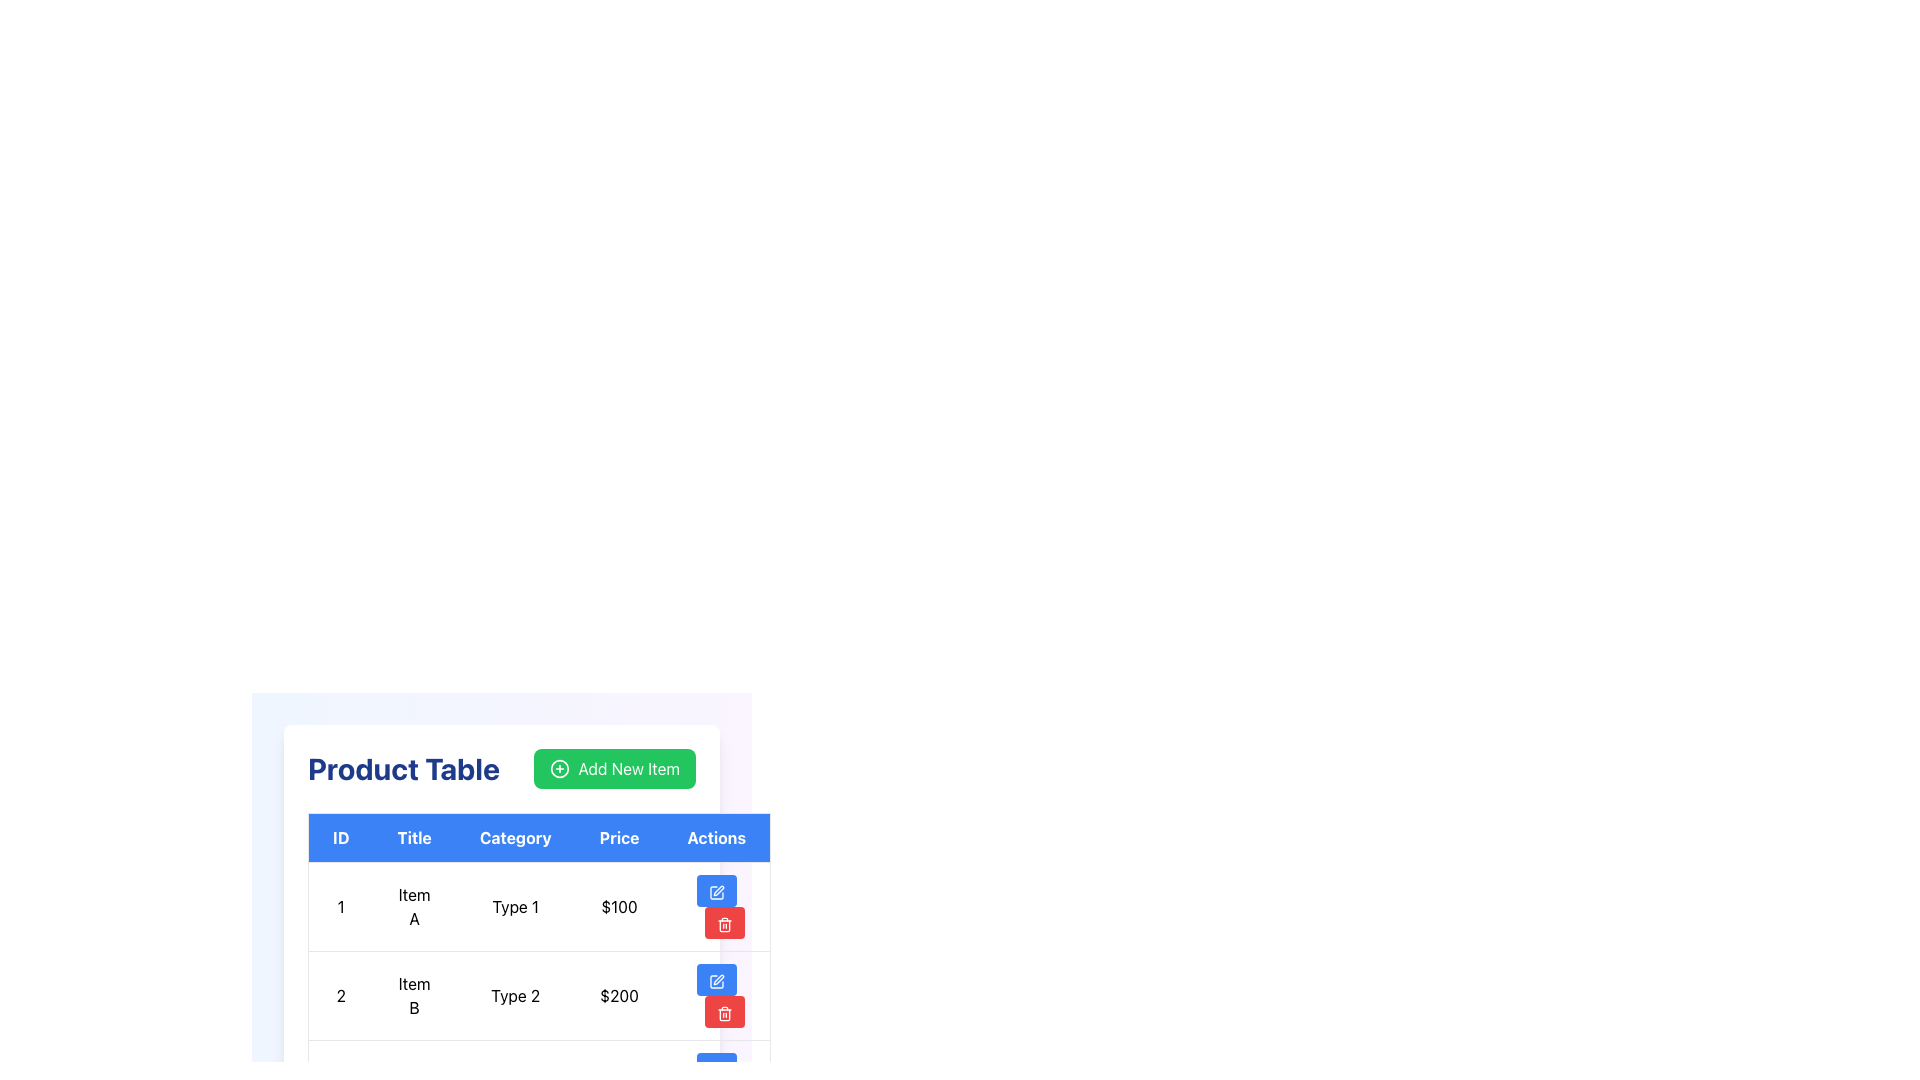 This screenshot has width=1920, height=1080. I want to click on the edit icon (pen/pencil inside a square) located in the second row of the 'Actions' column for 'Item B', so click(716, 980).